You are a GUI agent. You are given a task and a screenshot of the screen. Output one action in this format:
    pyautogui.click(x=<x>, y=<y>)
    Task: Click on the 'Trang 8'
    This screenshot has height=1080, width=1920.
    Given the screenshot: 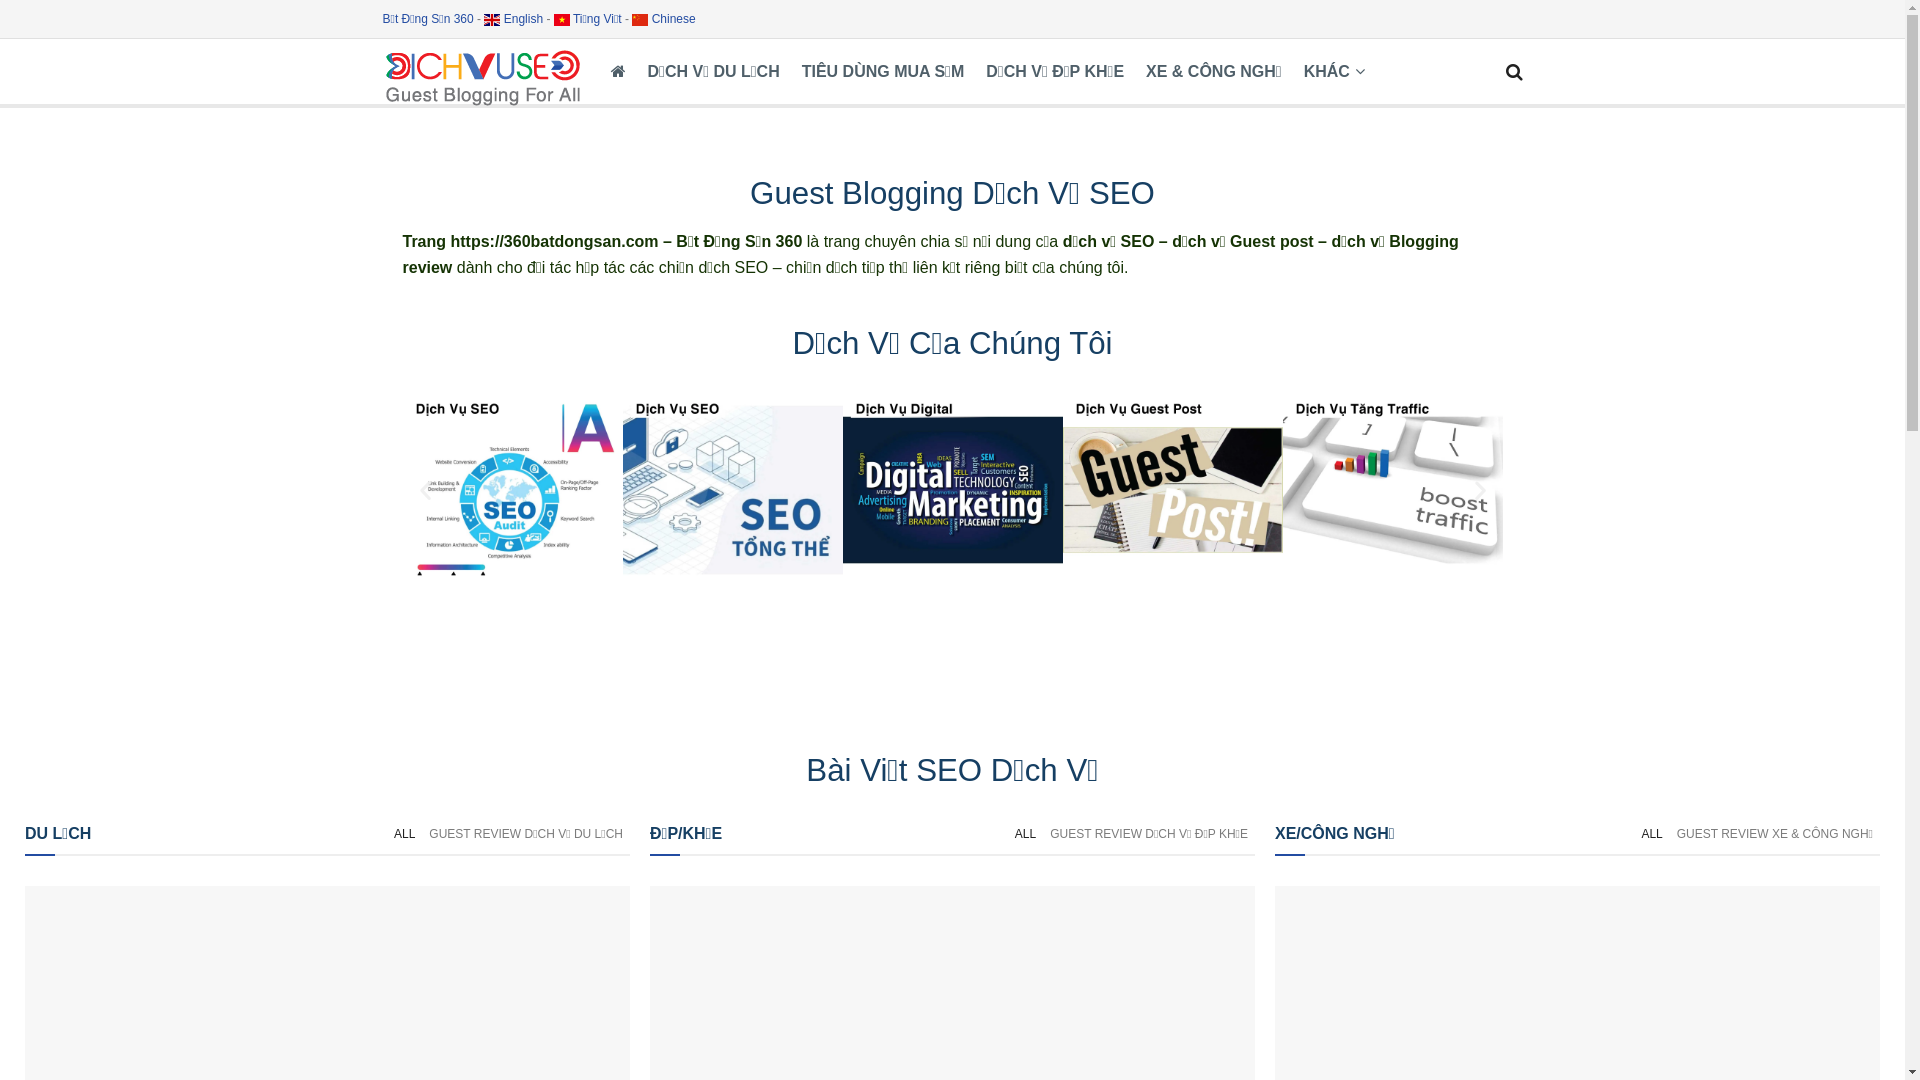 What is the action you would take?
    pyautogui.click(x=1391, y=489)
    